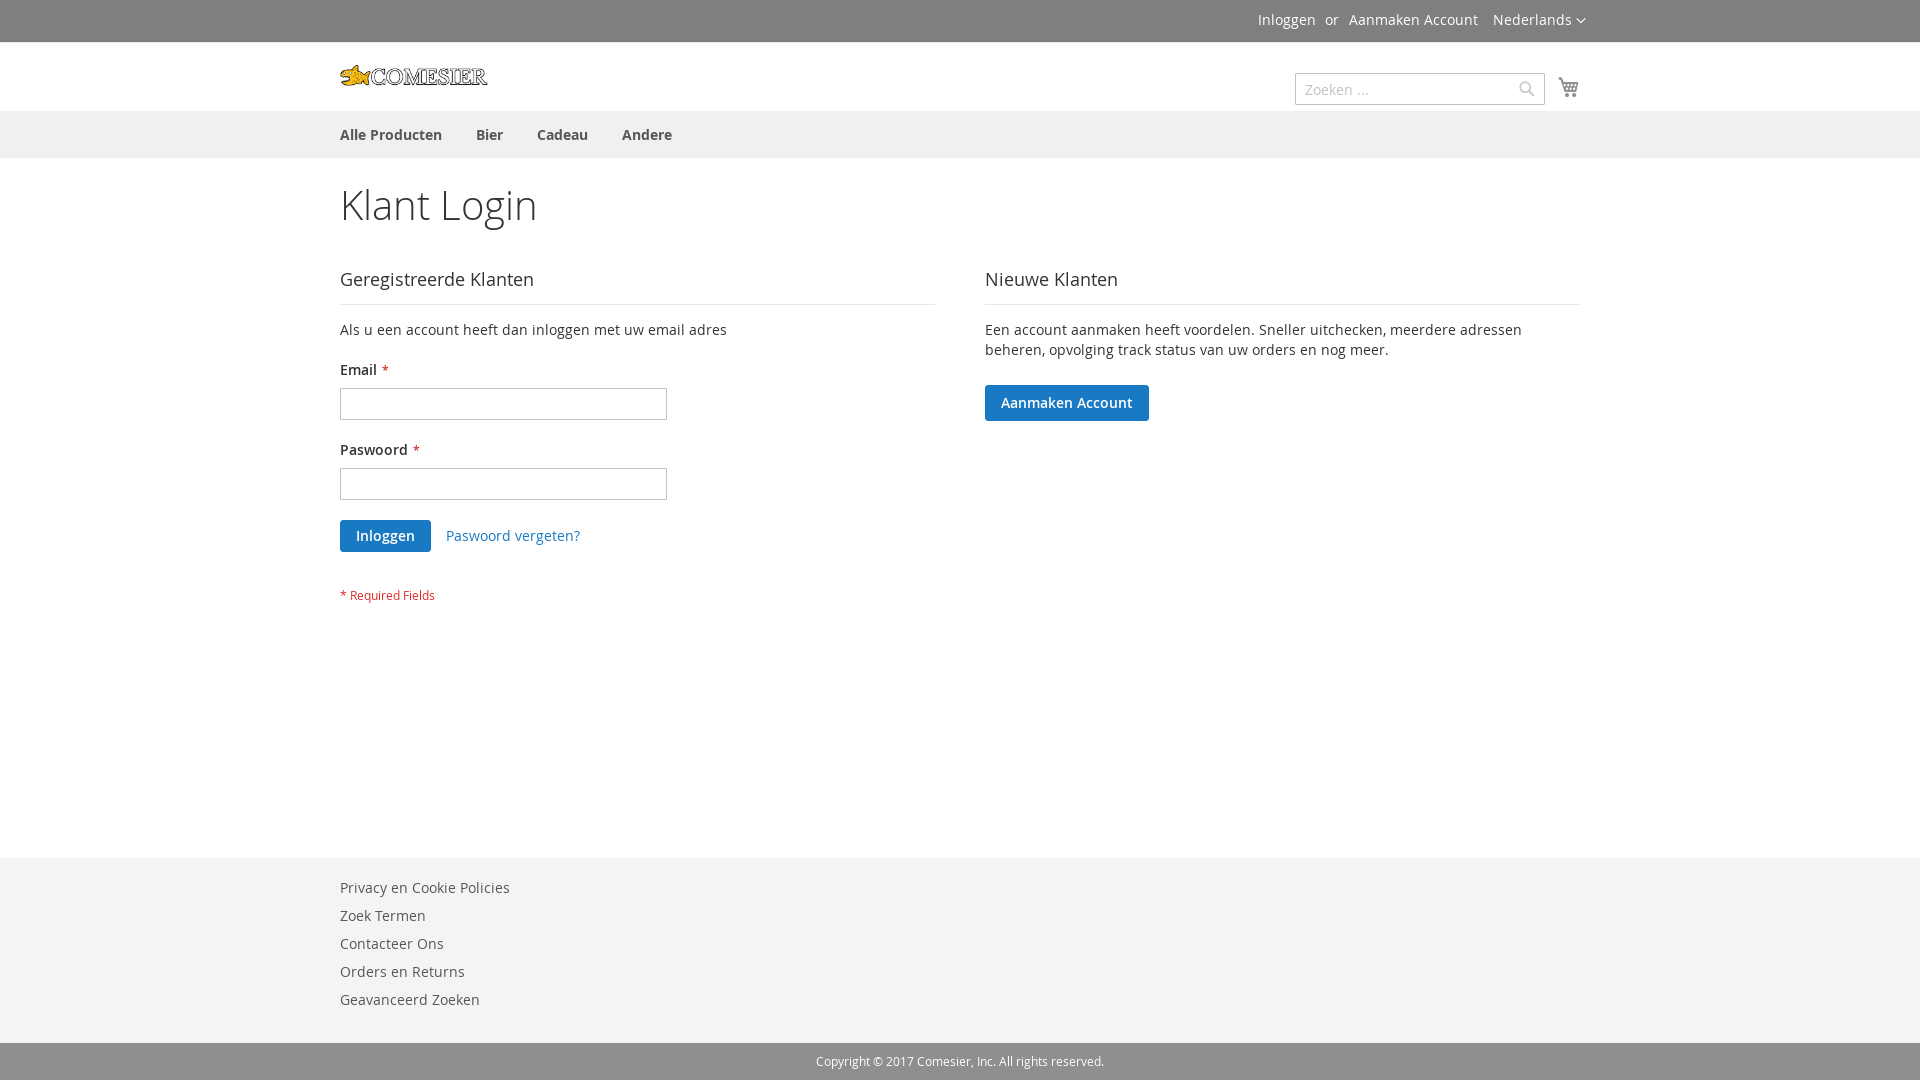  Describe the element at coordinates (424, 886) in the screenshot. I see `'Privacy en Cookie Policies'` at that location.